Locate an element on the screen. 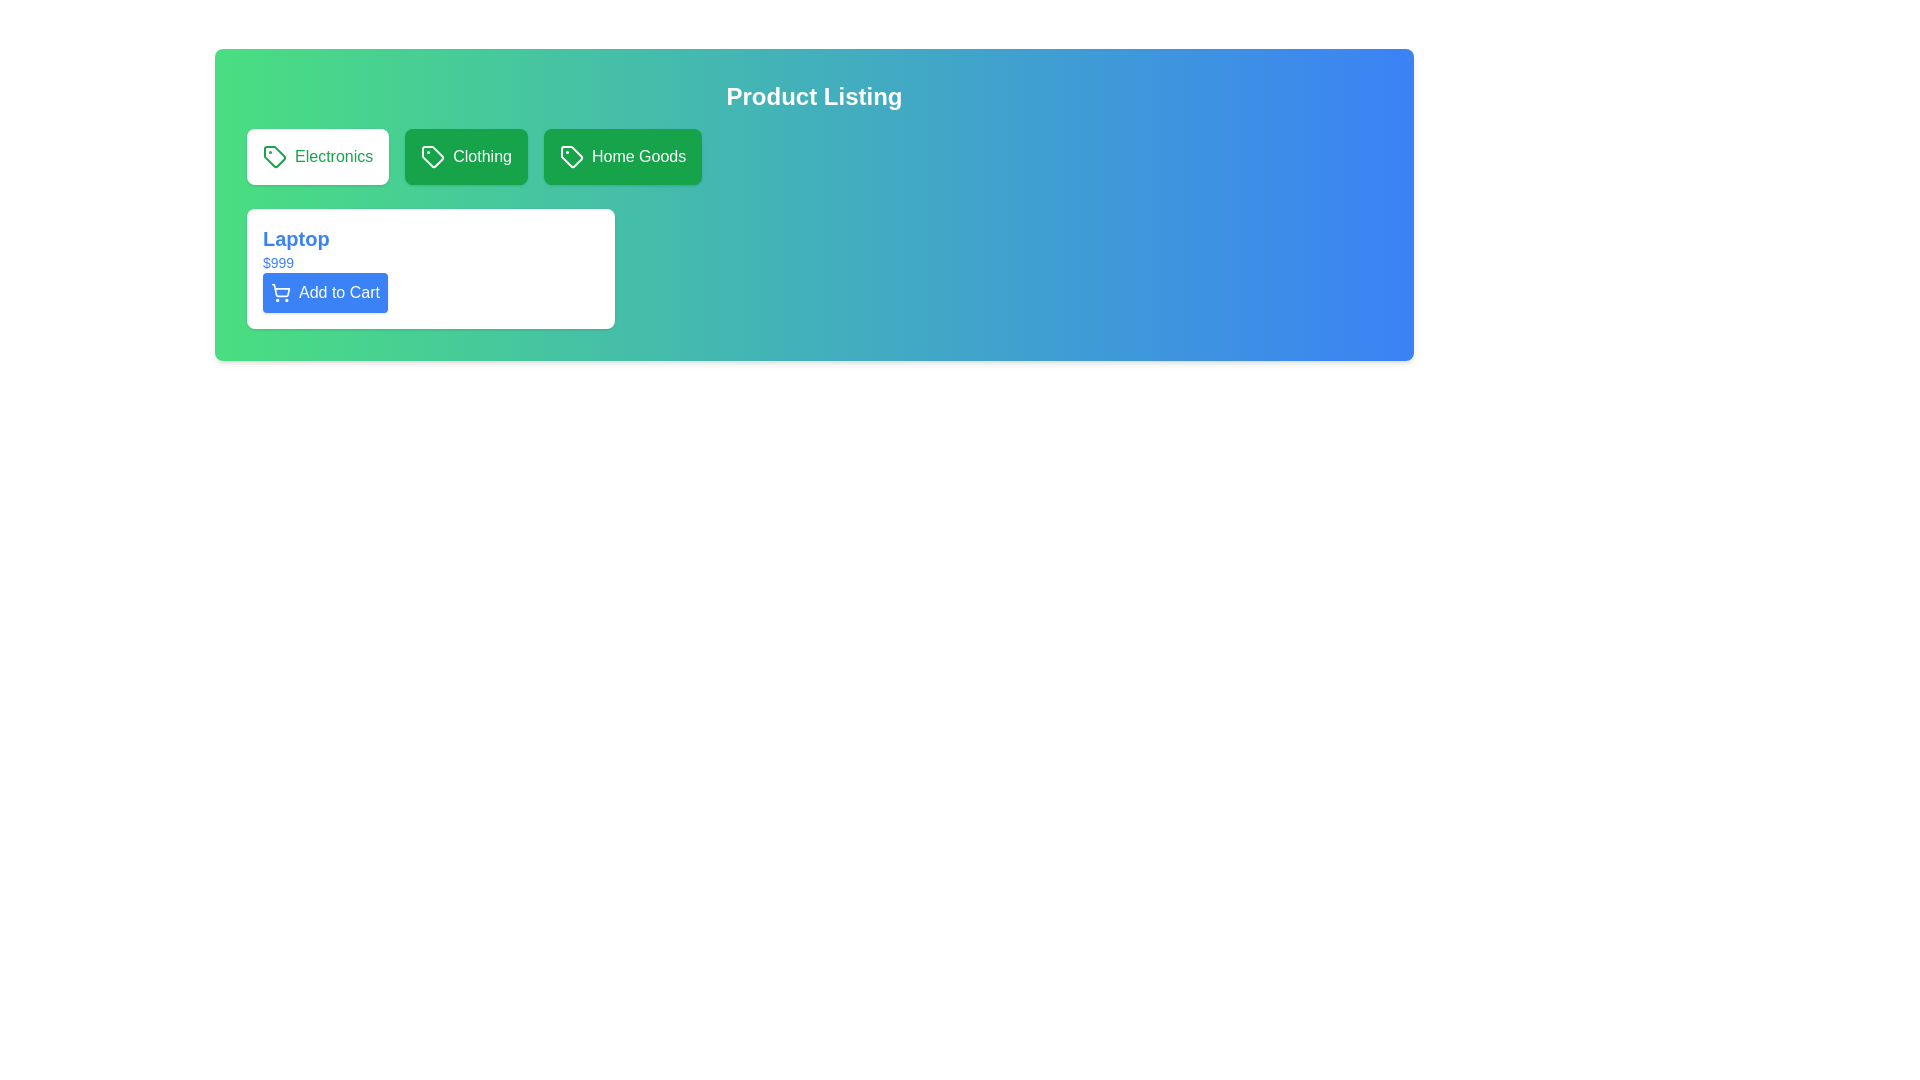 The height and width of the screenshot is (1080, 1920). the 'Home Goods' button, which is a rectangular button with a green background and a price tag icon, to activate its hover effect is located at coordinates (622, 156).